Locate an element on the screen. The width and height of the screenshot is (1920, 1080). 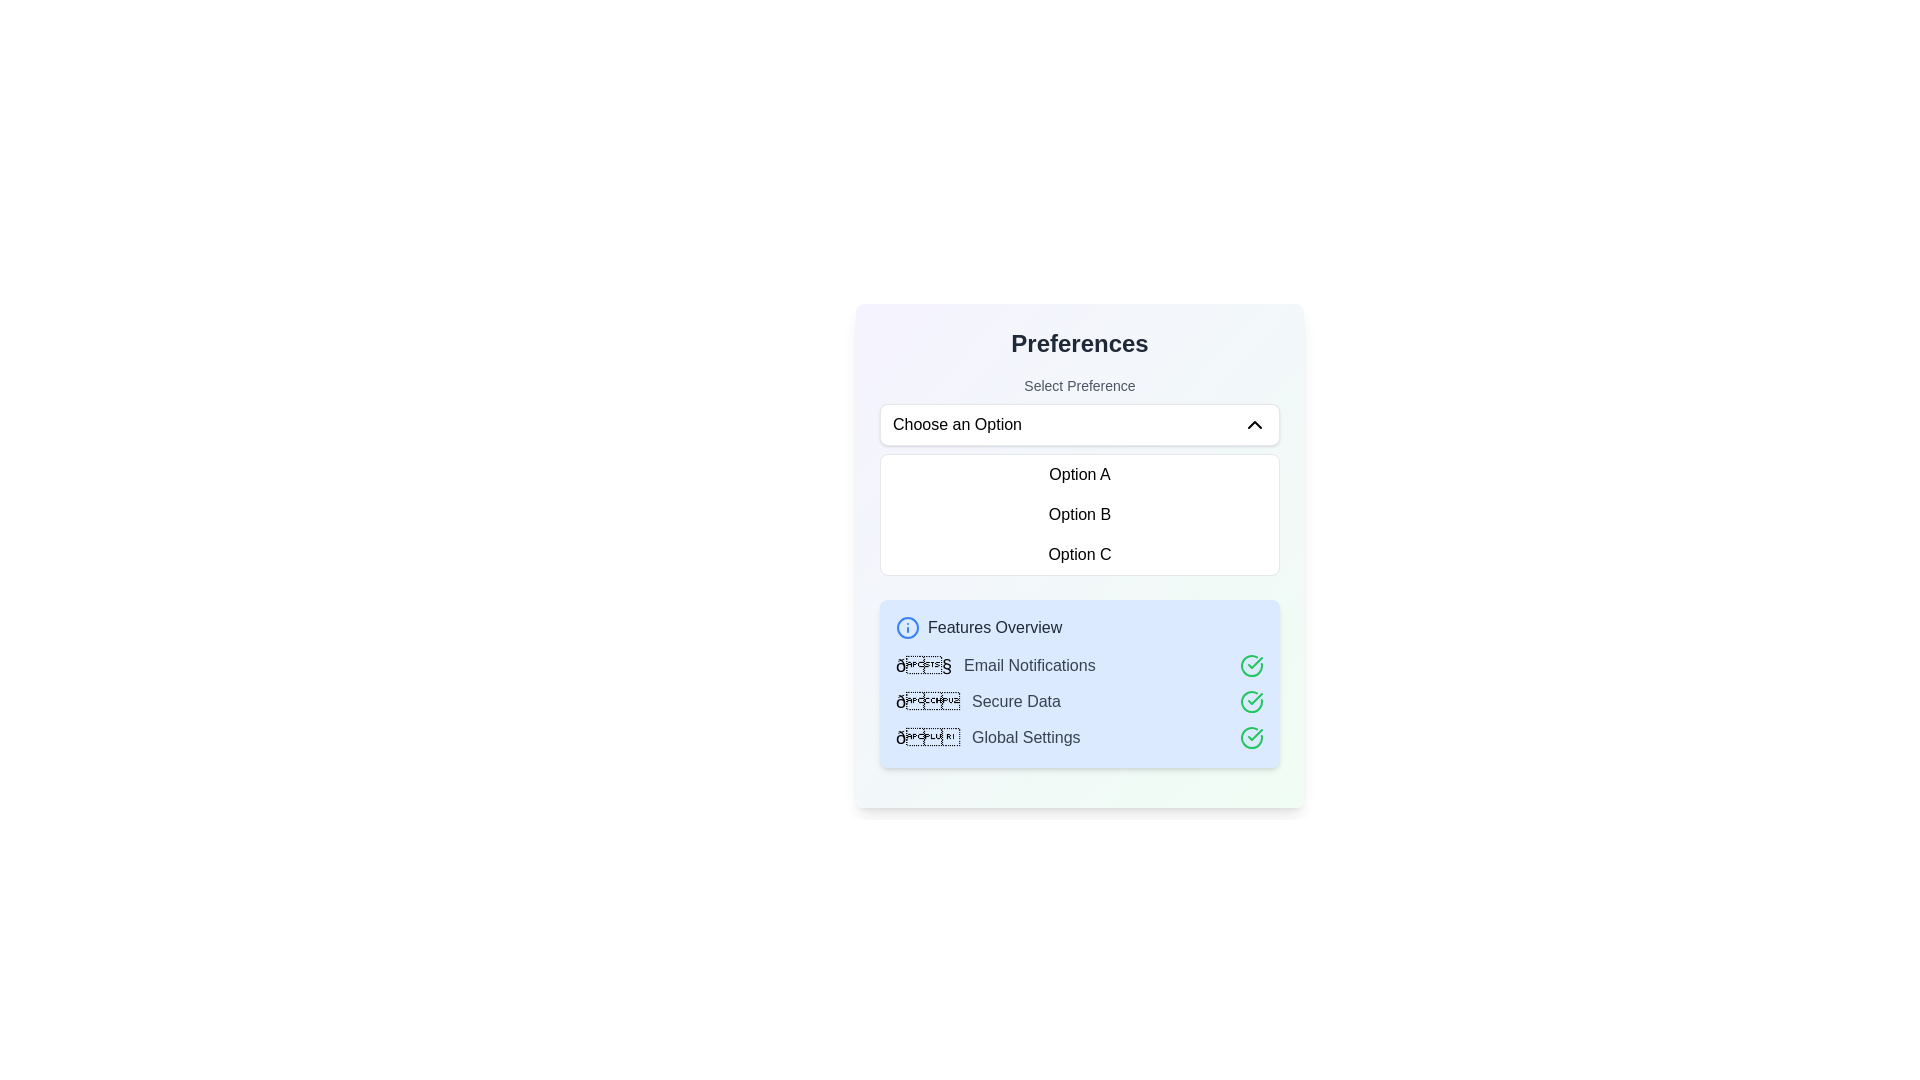
the status icon indicating the 'Email Notifications' feature in the last column of the 'Email Notifications' row within the 'Features Overview' section is located at coordinates (1251, 666).